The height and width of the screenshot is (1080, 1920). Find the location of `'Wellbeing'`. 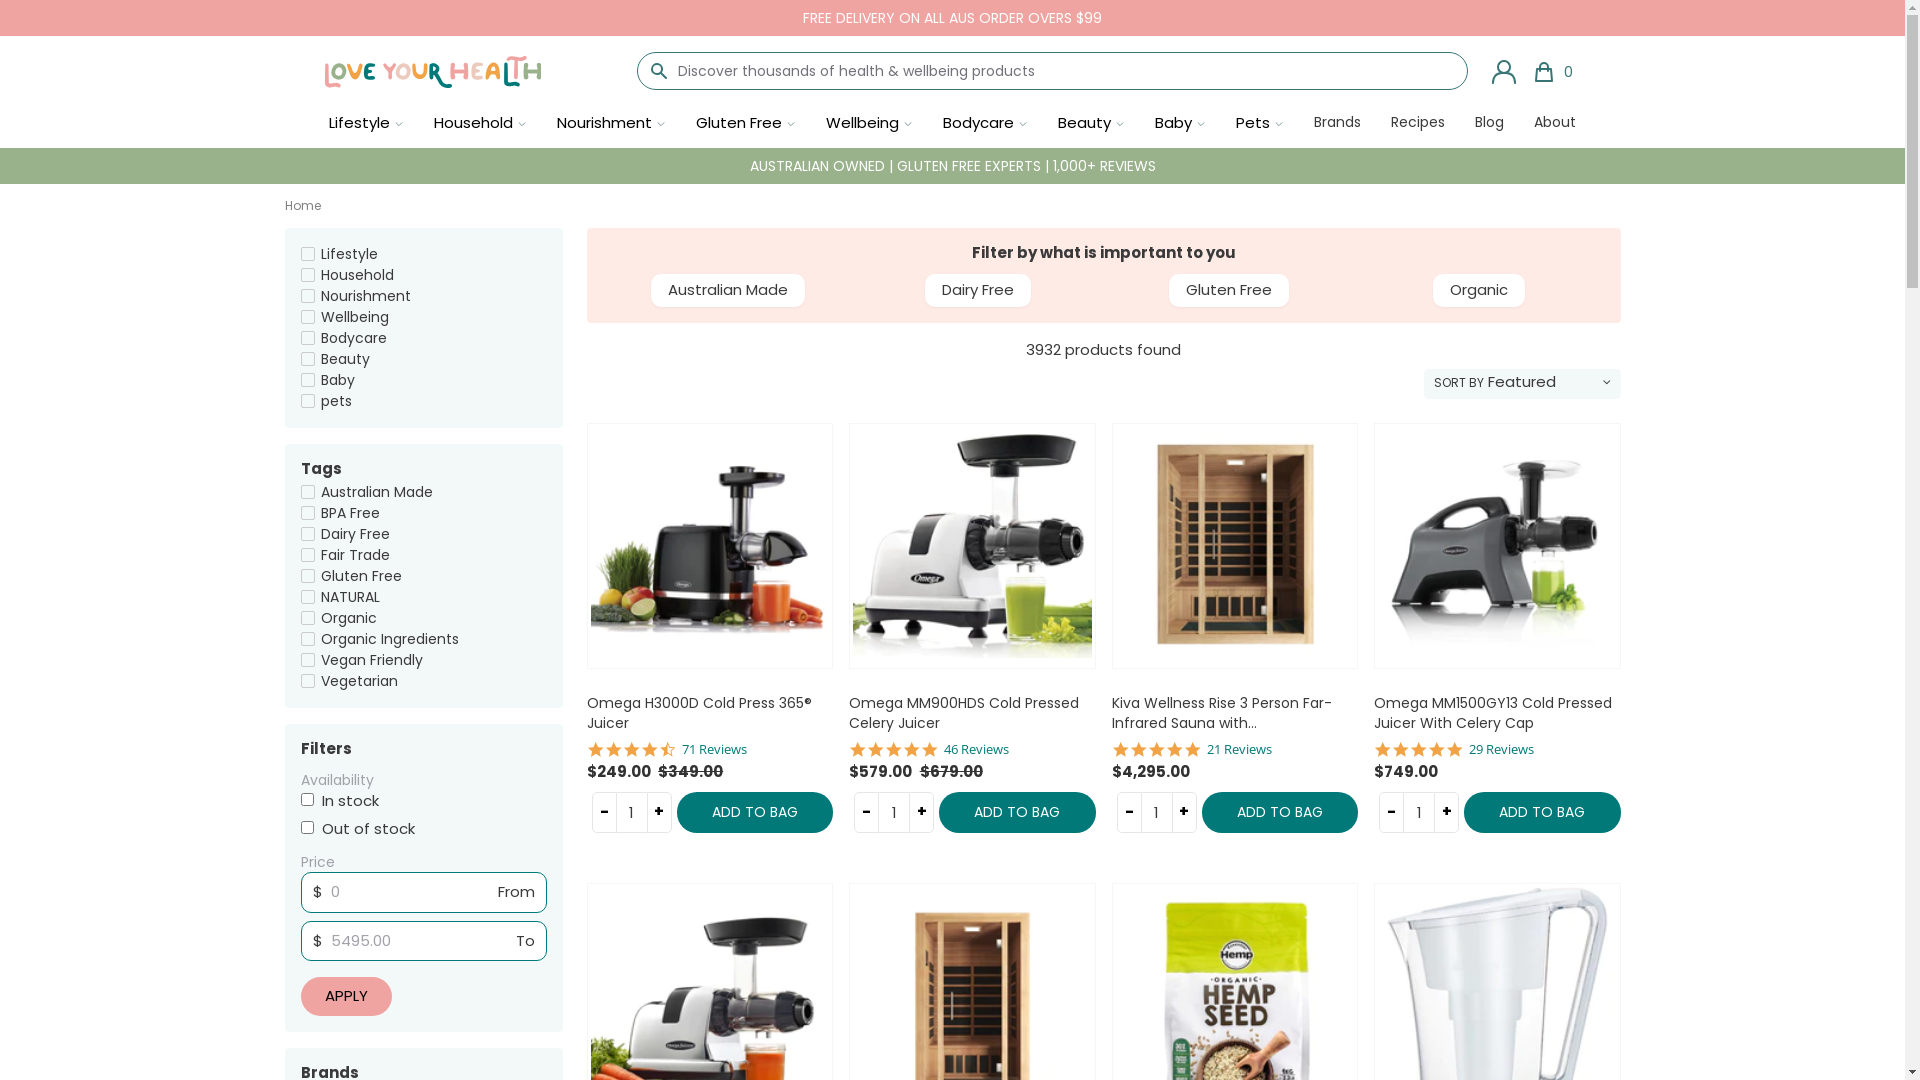

'Wellbeing' is located at coordinates (355, 315).